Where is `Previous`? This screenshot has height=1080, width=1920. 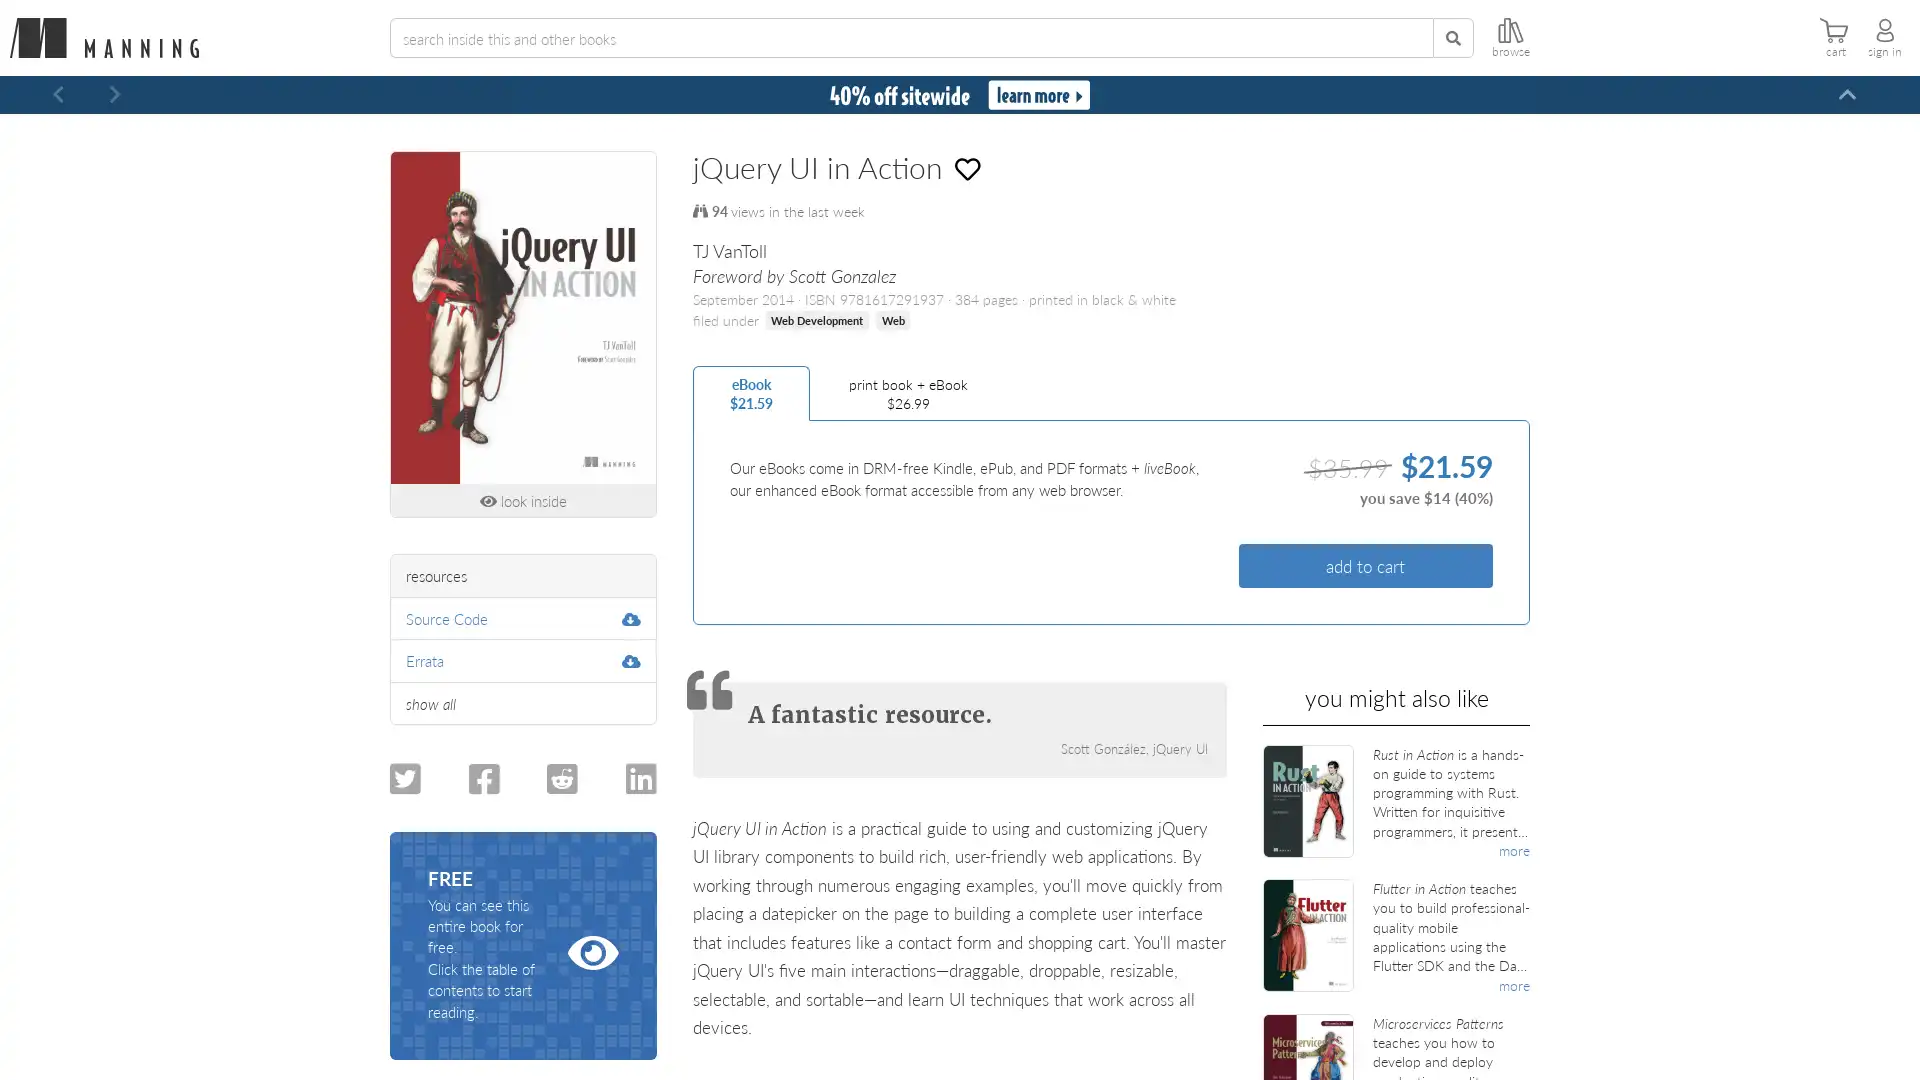 Previous is located at coordinates (58, 95).